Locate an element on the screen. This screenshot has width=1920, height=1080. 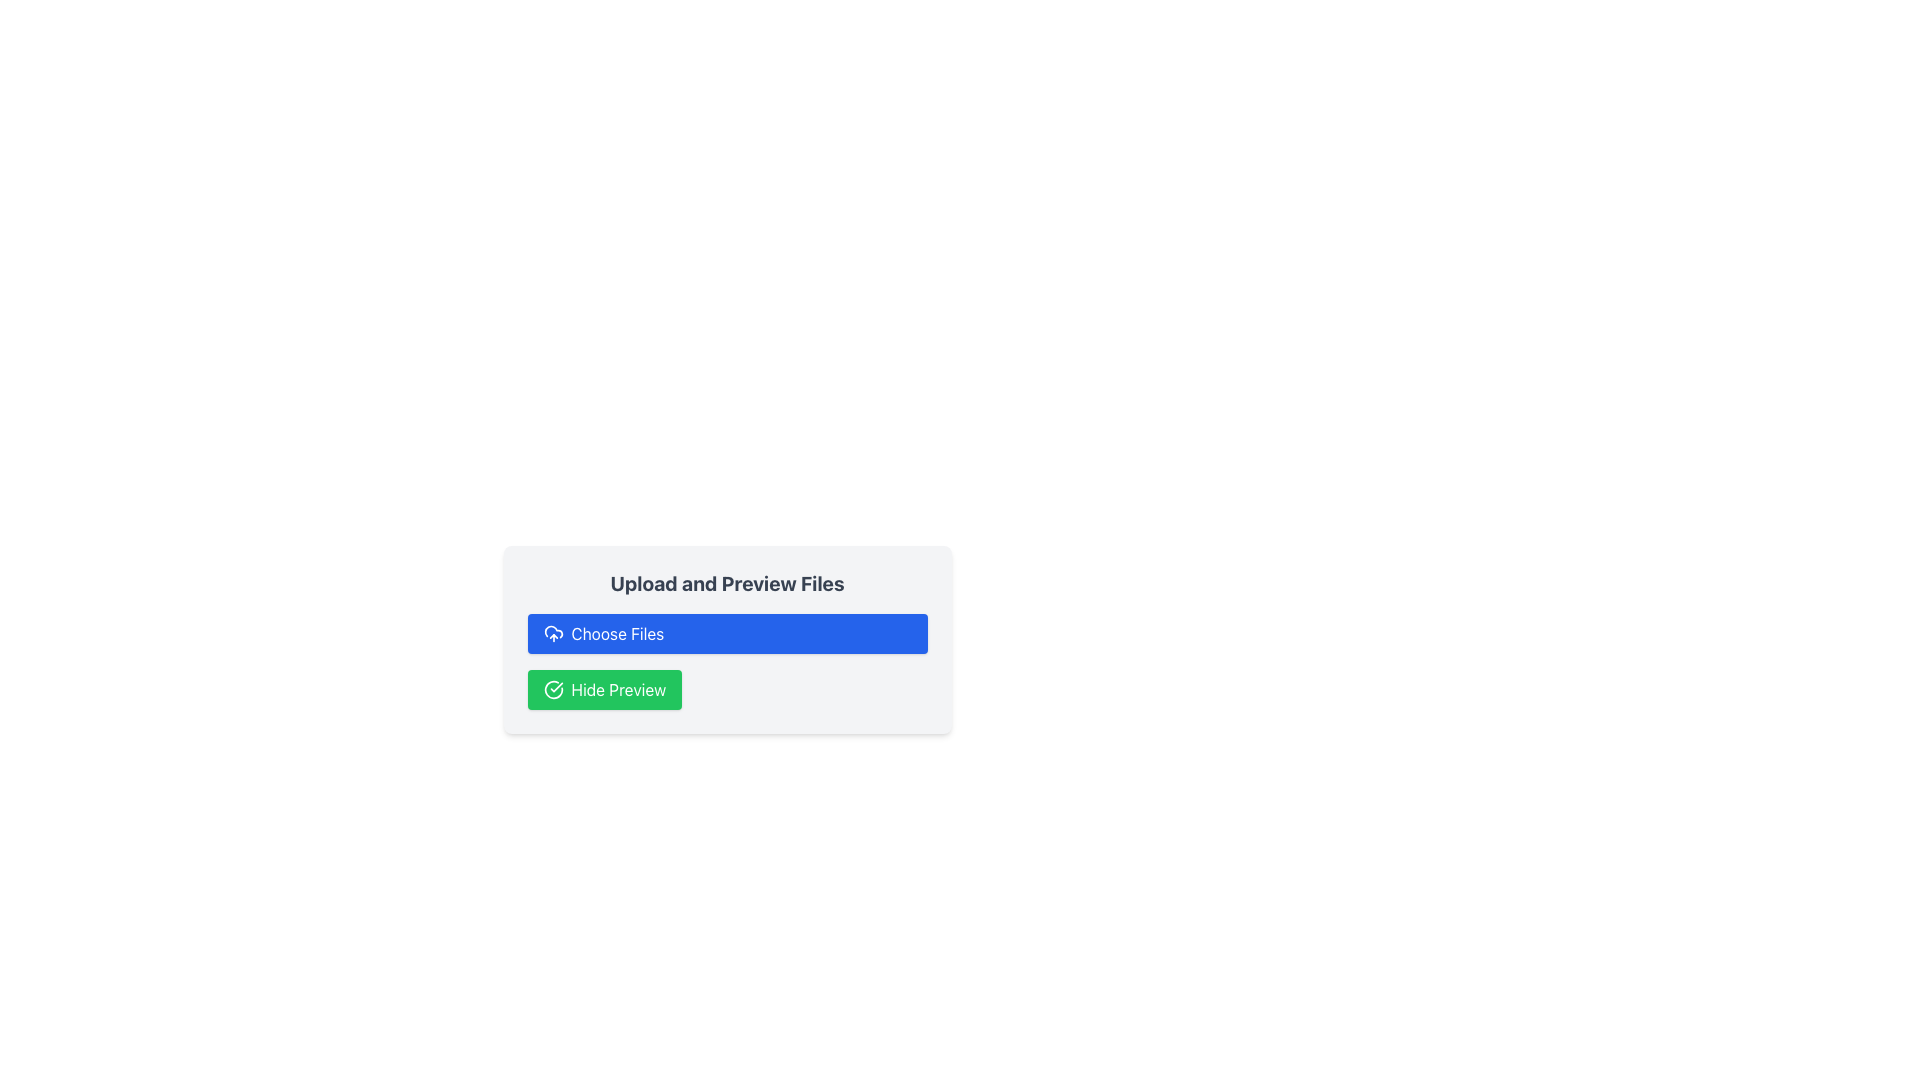
the green 'Hide Preview' button with white text and a circular check icon, located at the bottom of the 'Upload and Preview Files' control panel is located at coordinates (603, 689).